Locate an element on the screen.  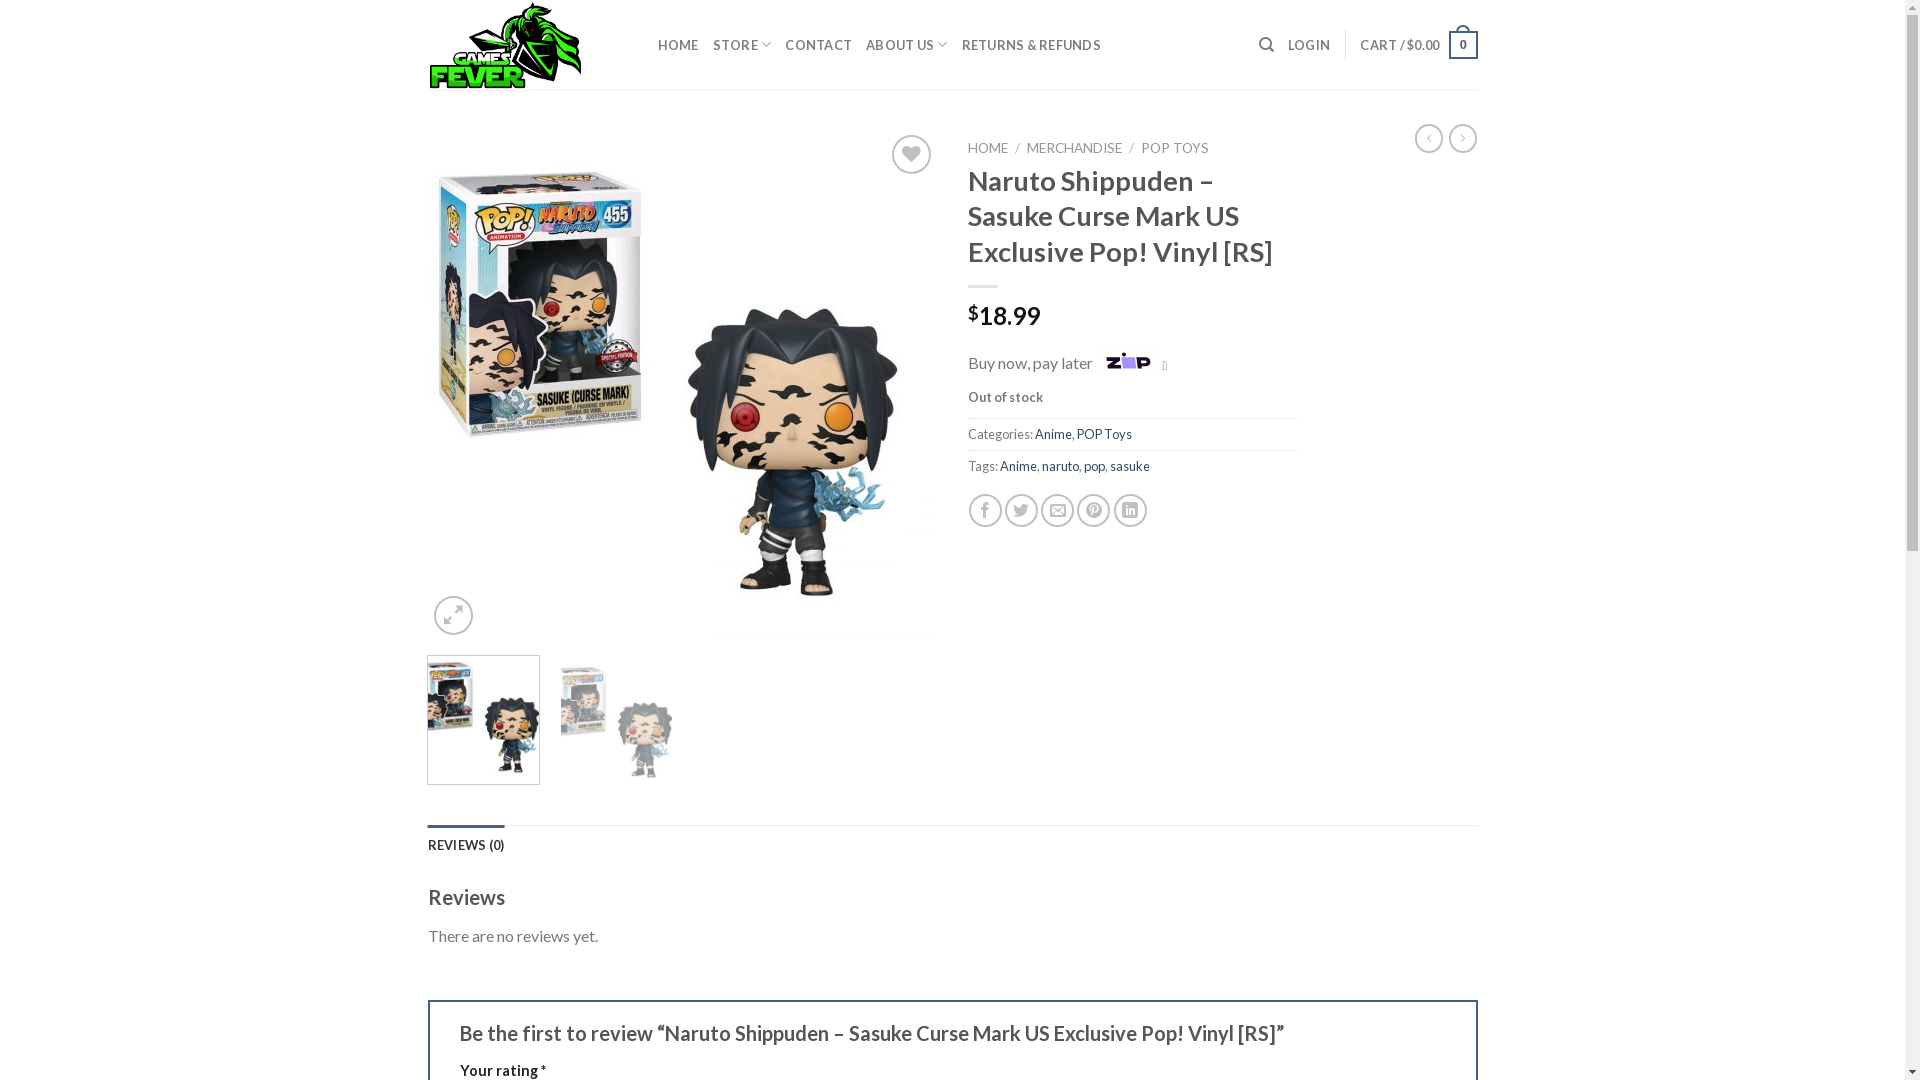
'Anime' is located at coordinates (1051, 433).